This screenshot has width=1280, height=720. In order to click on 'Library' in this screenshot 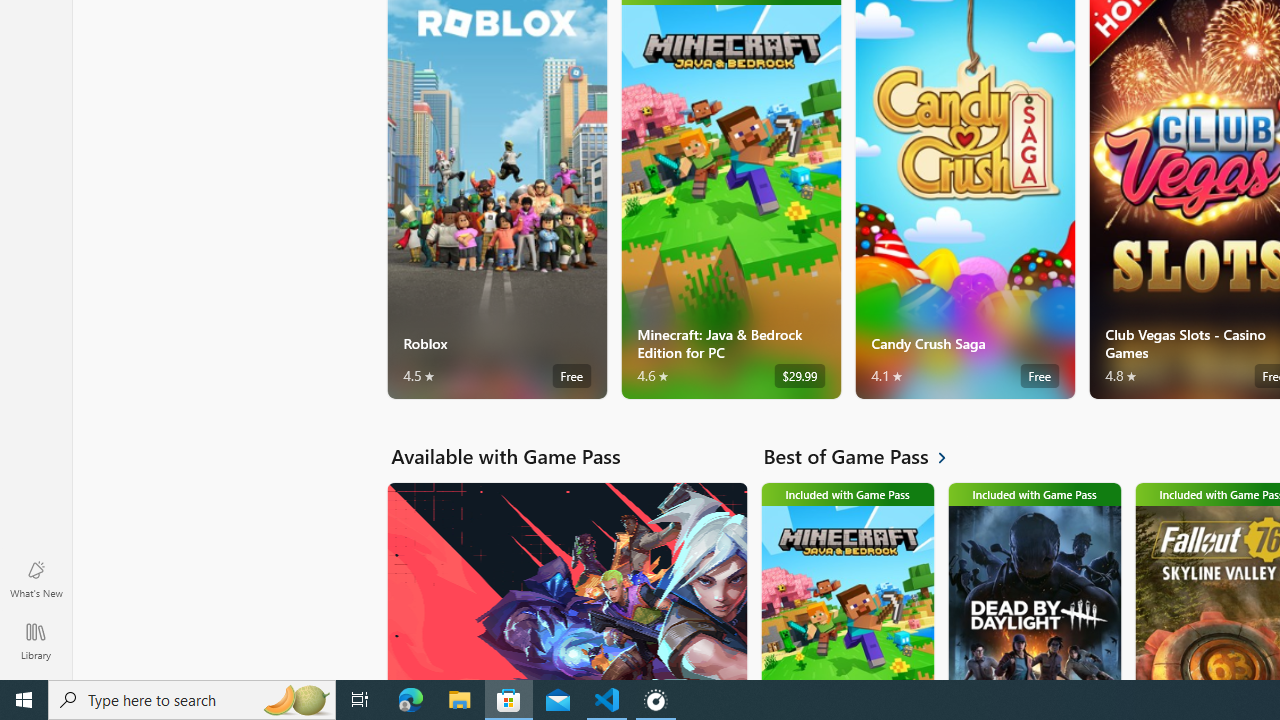, I will do `click(35, 640)`.